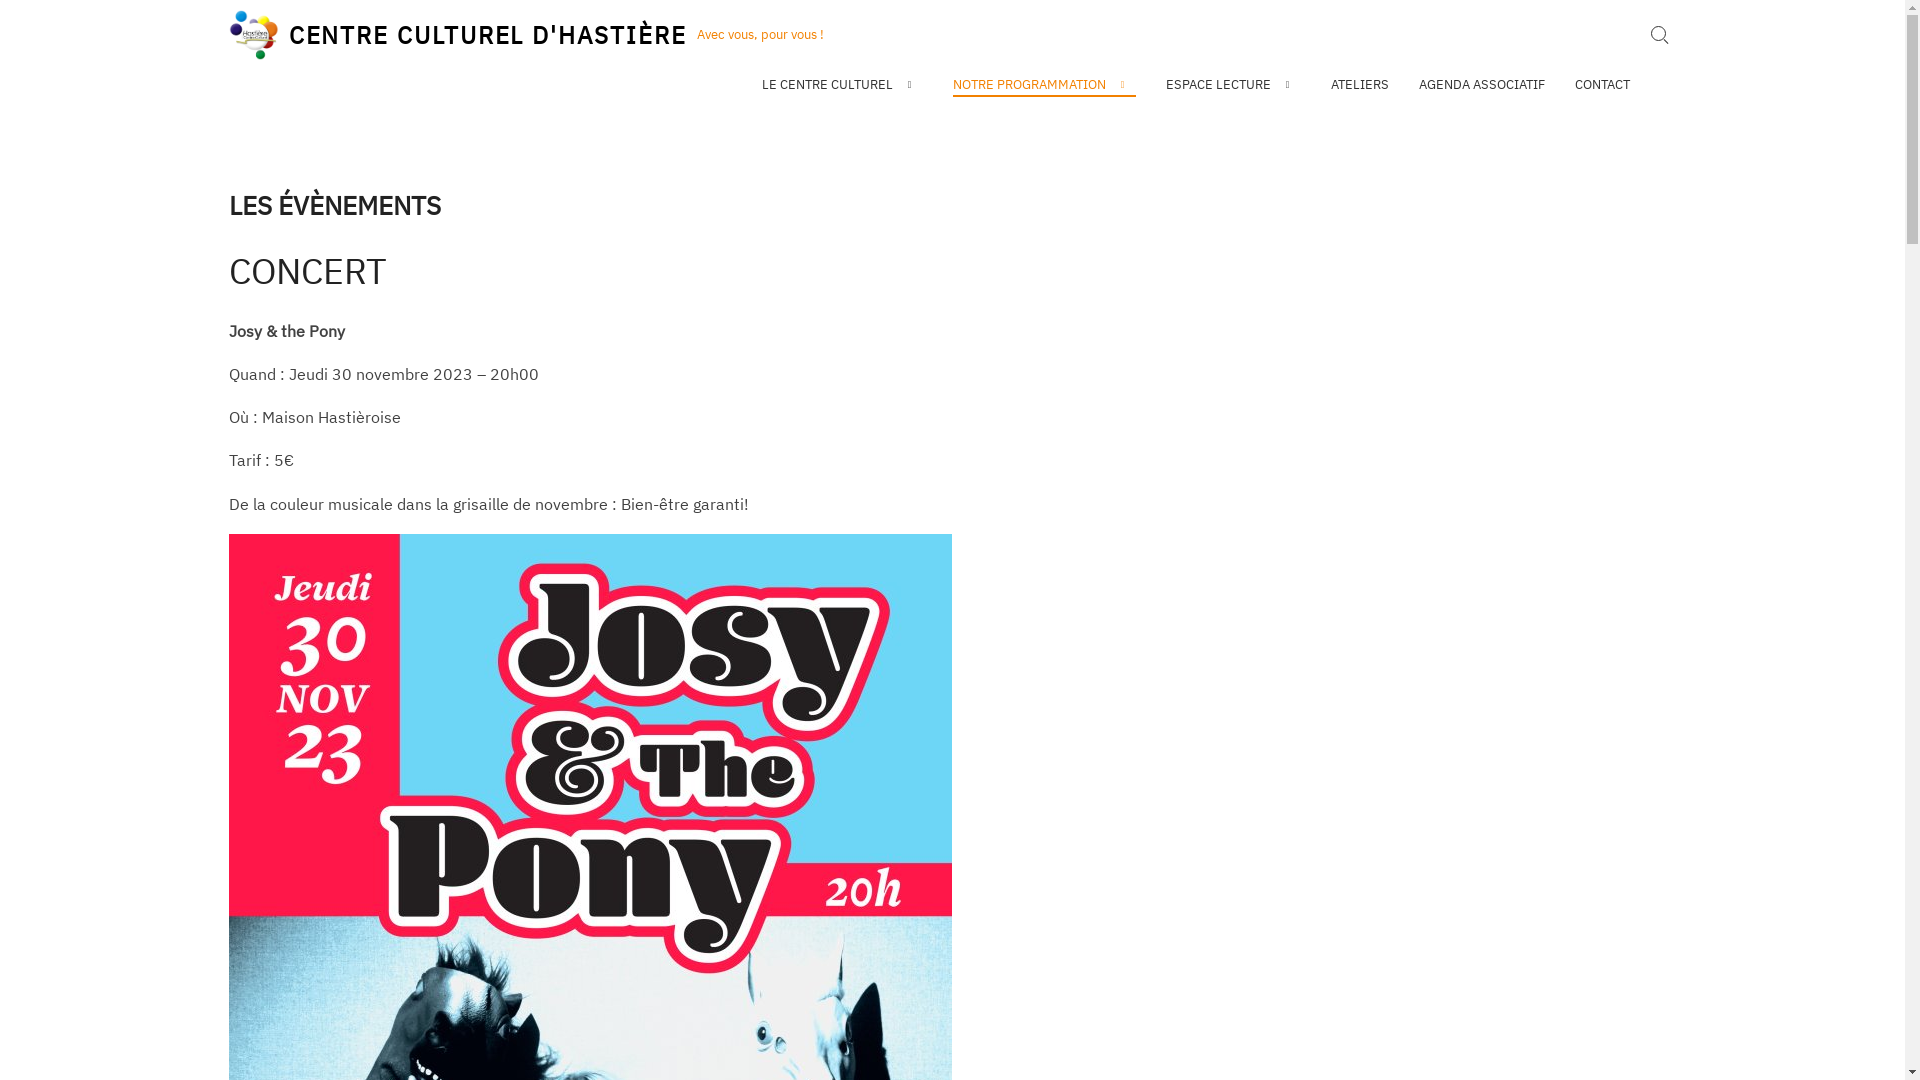 This screenshot has height=1080, width=1920. Describe the element at coordinates (1043, 84) in the screenshot. I see `'NOTRE PROGRAMMATION'` at that location.